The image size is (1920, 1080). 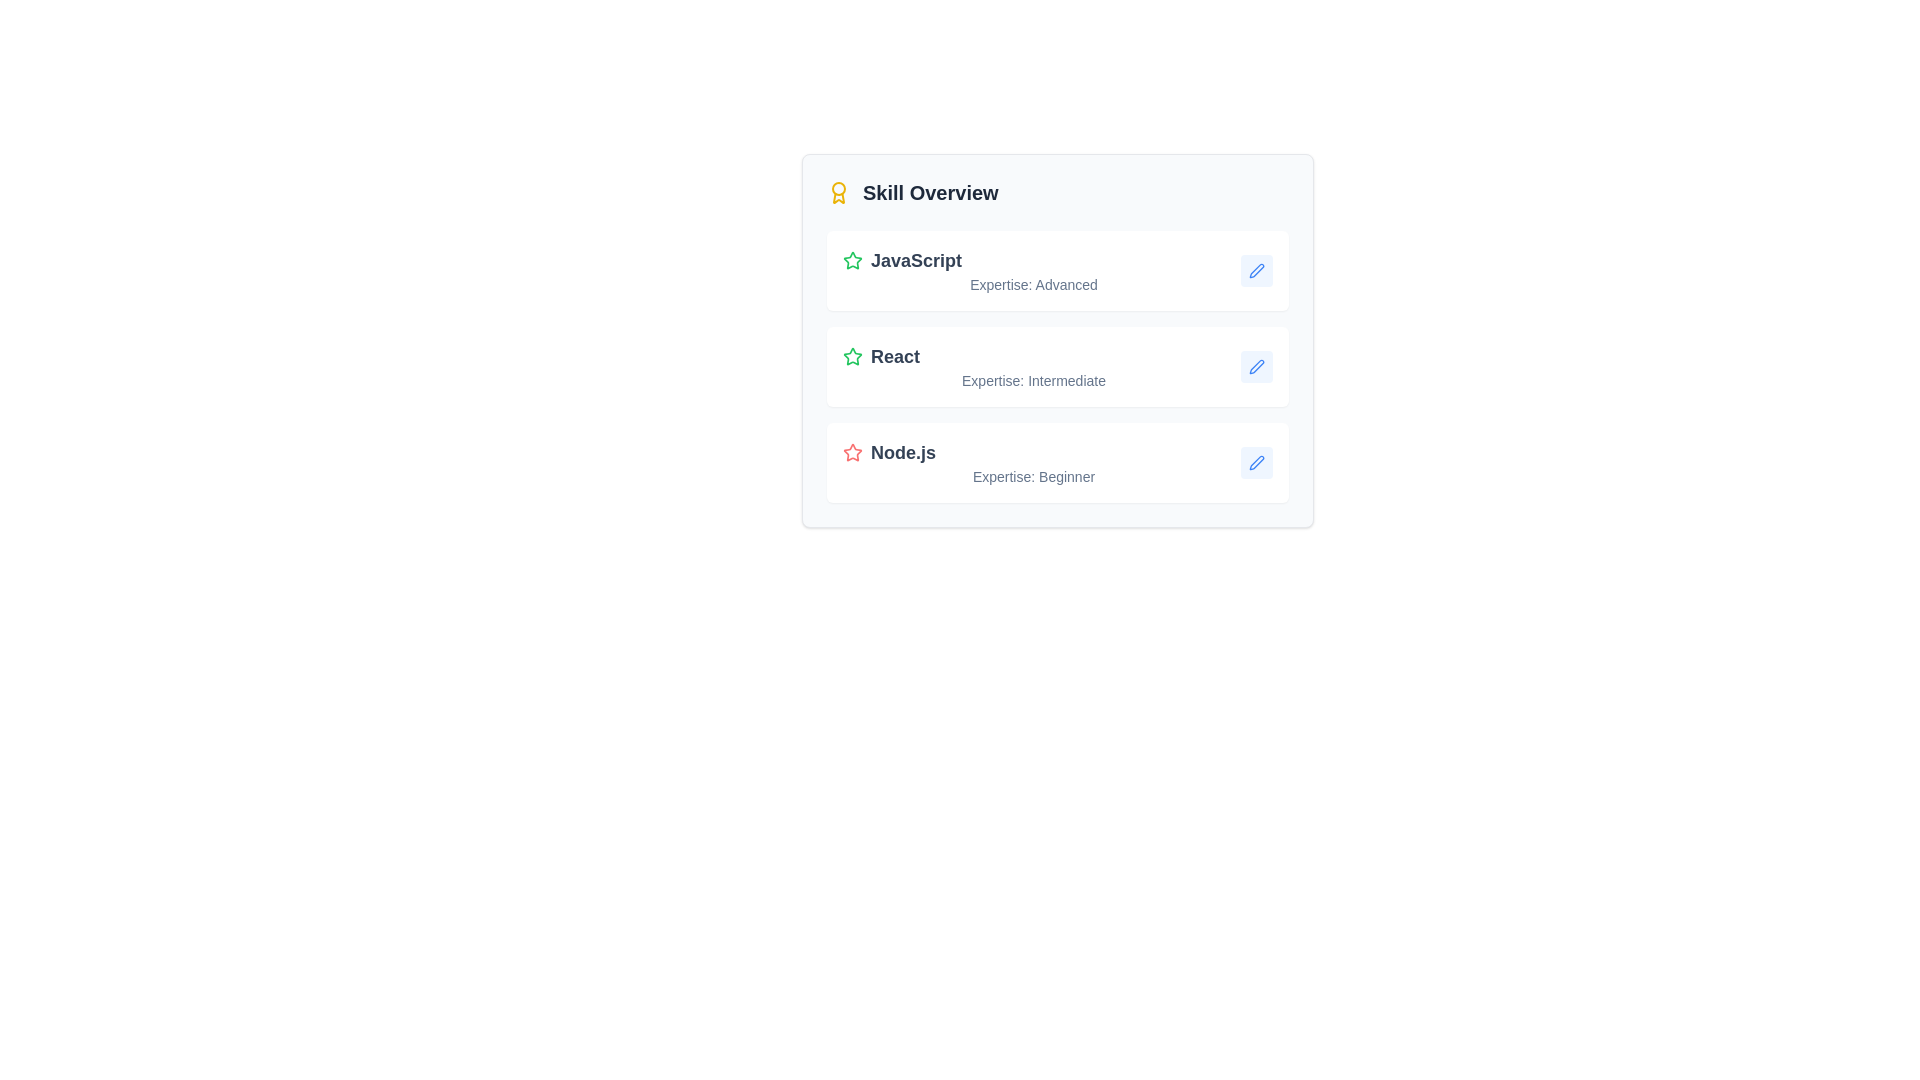 What do you see at coordinates (1256, 366) in the screenshot?
I see `the edit button located next to the 'Expertise: Intermediate' text in the 'React' section of the 'Skill Overview' panel to change its background color` at bounding box center [1256, 366].